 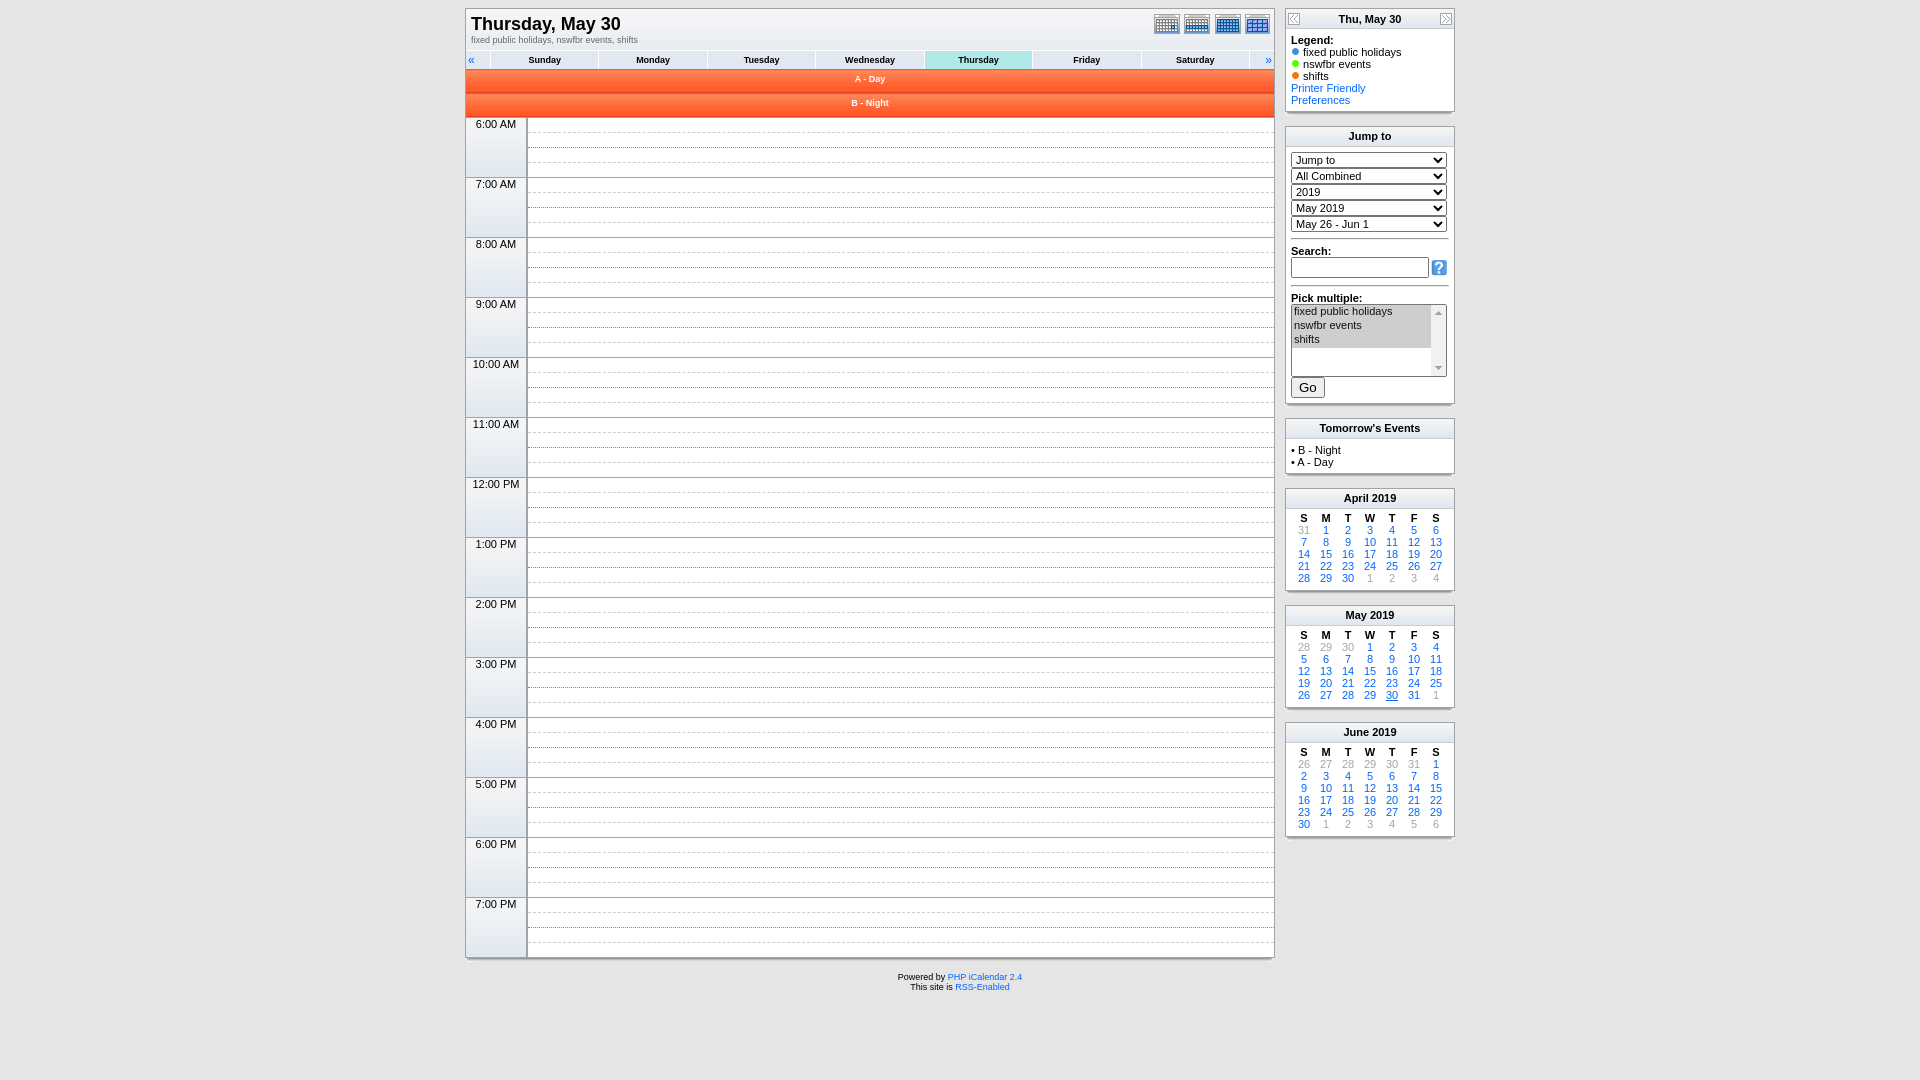 What do you see at coordinates (1344, 659) in the screenshot?
I see `'7'` at bounding box center [1344, 659].